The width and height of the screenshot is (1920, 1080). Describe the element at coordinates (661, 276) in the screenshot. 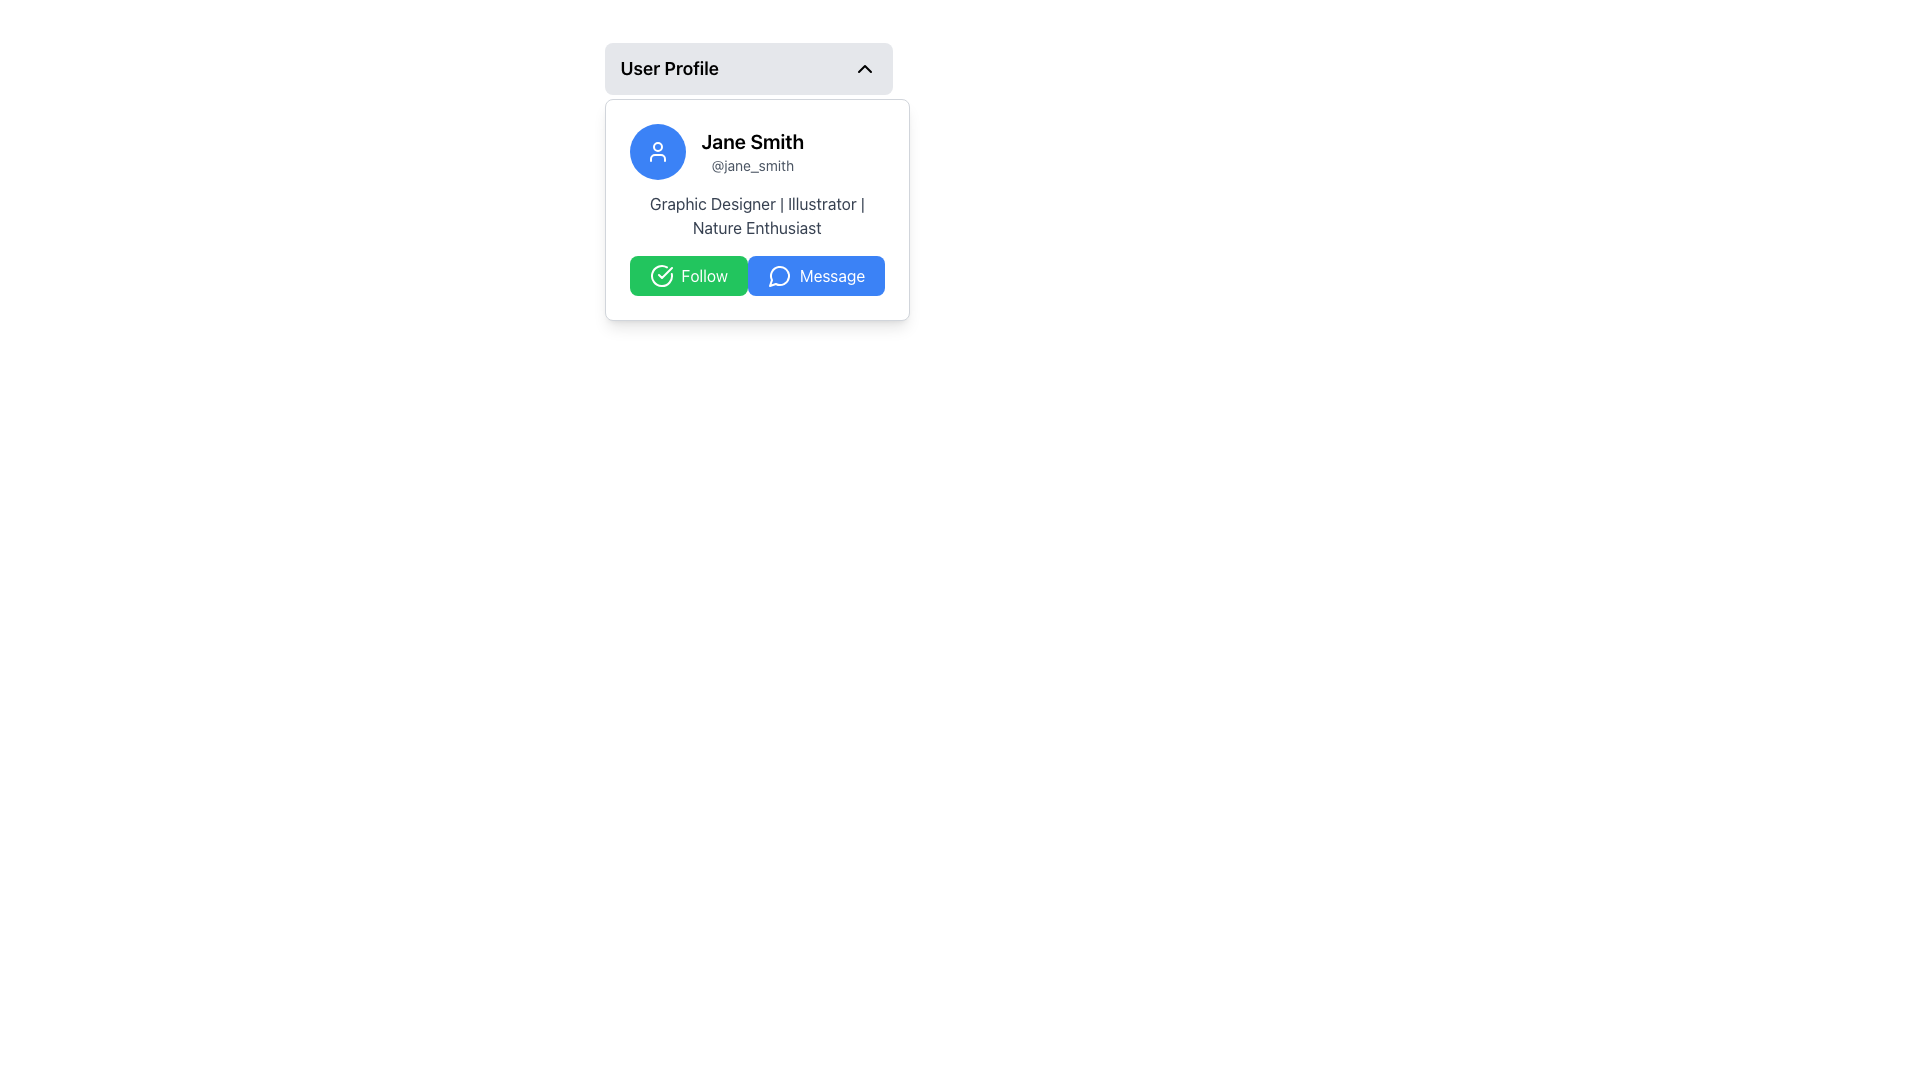

I see `the green circular icon with a check mark that indicates success, located to the left of the green 'Follow' button in the user profile card` at that location.